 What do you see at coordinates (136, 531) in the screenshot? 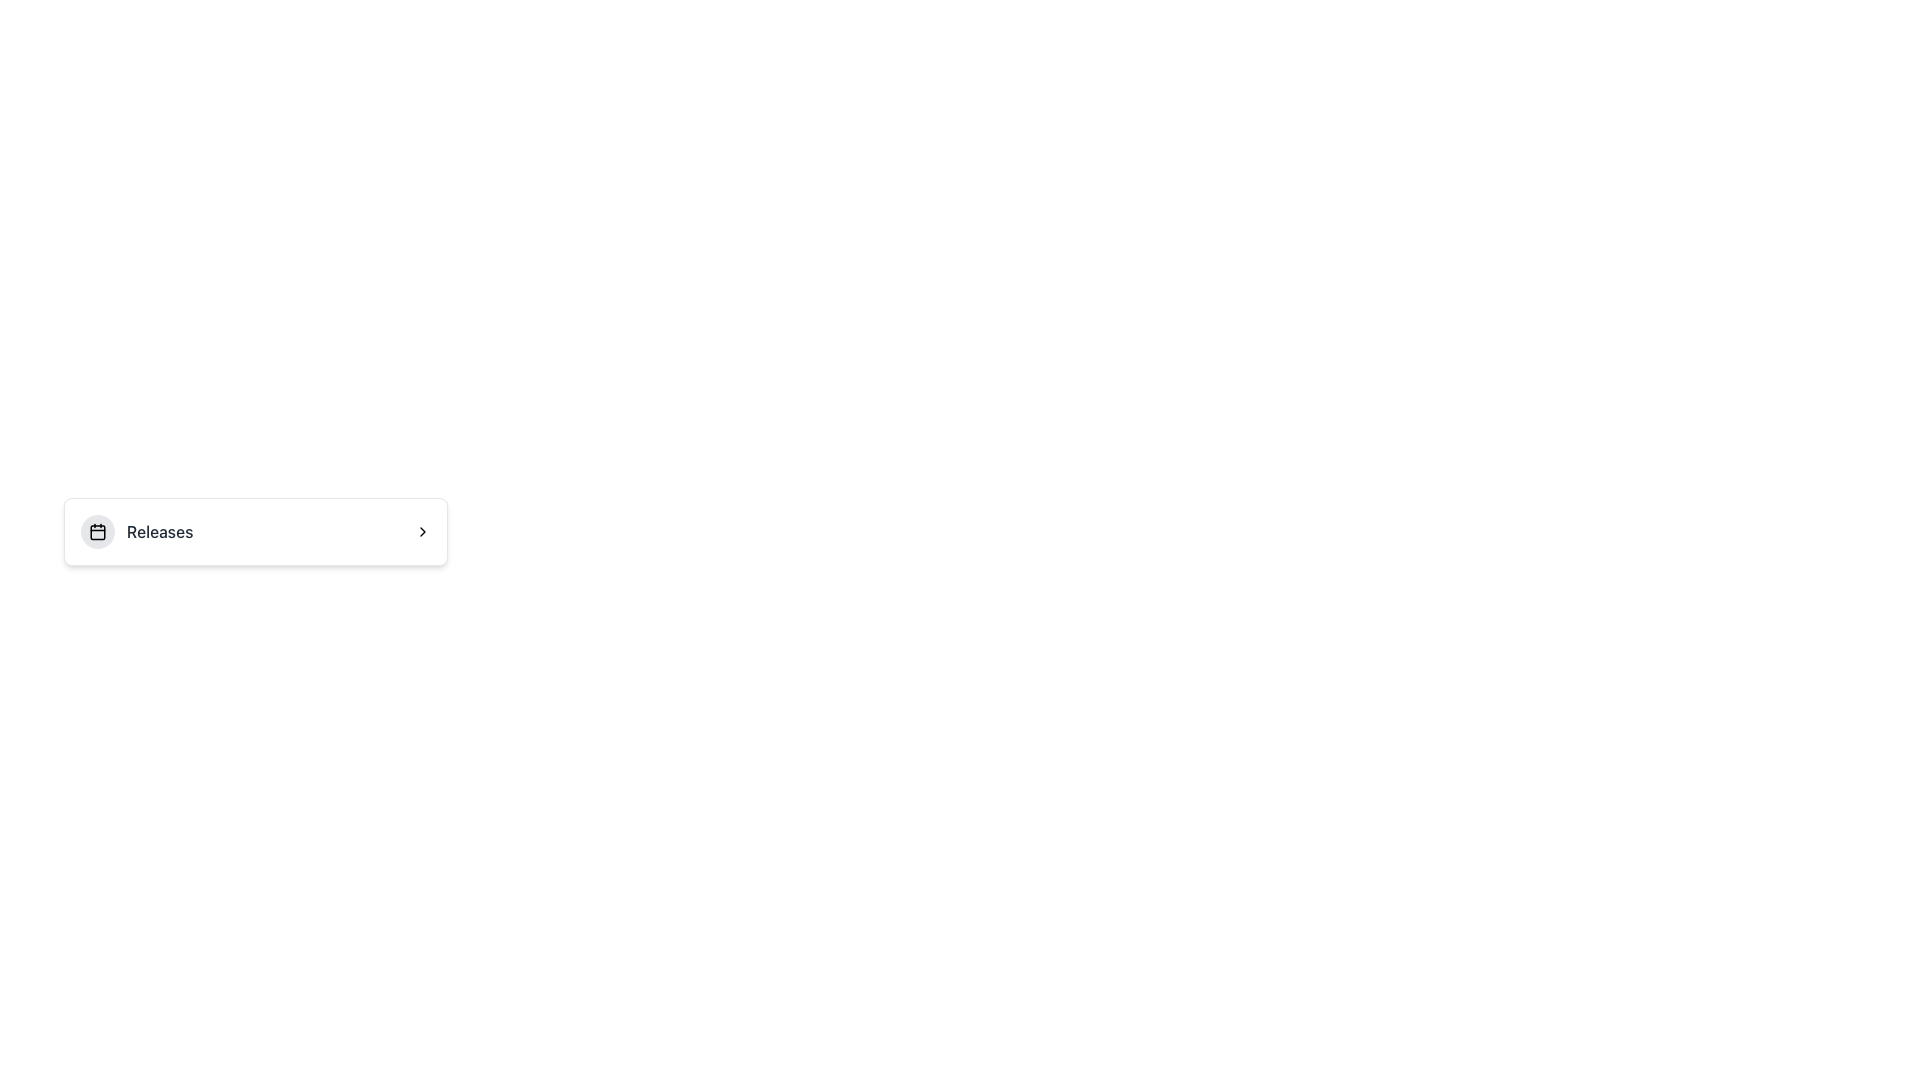
I see `the label indicating the section related to releases, which is the second visible component from the left, positioned to the right of a calendar icon` at bounding box center [136, 531].